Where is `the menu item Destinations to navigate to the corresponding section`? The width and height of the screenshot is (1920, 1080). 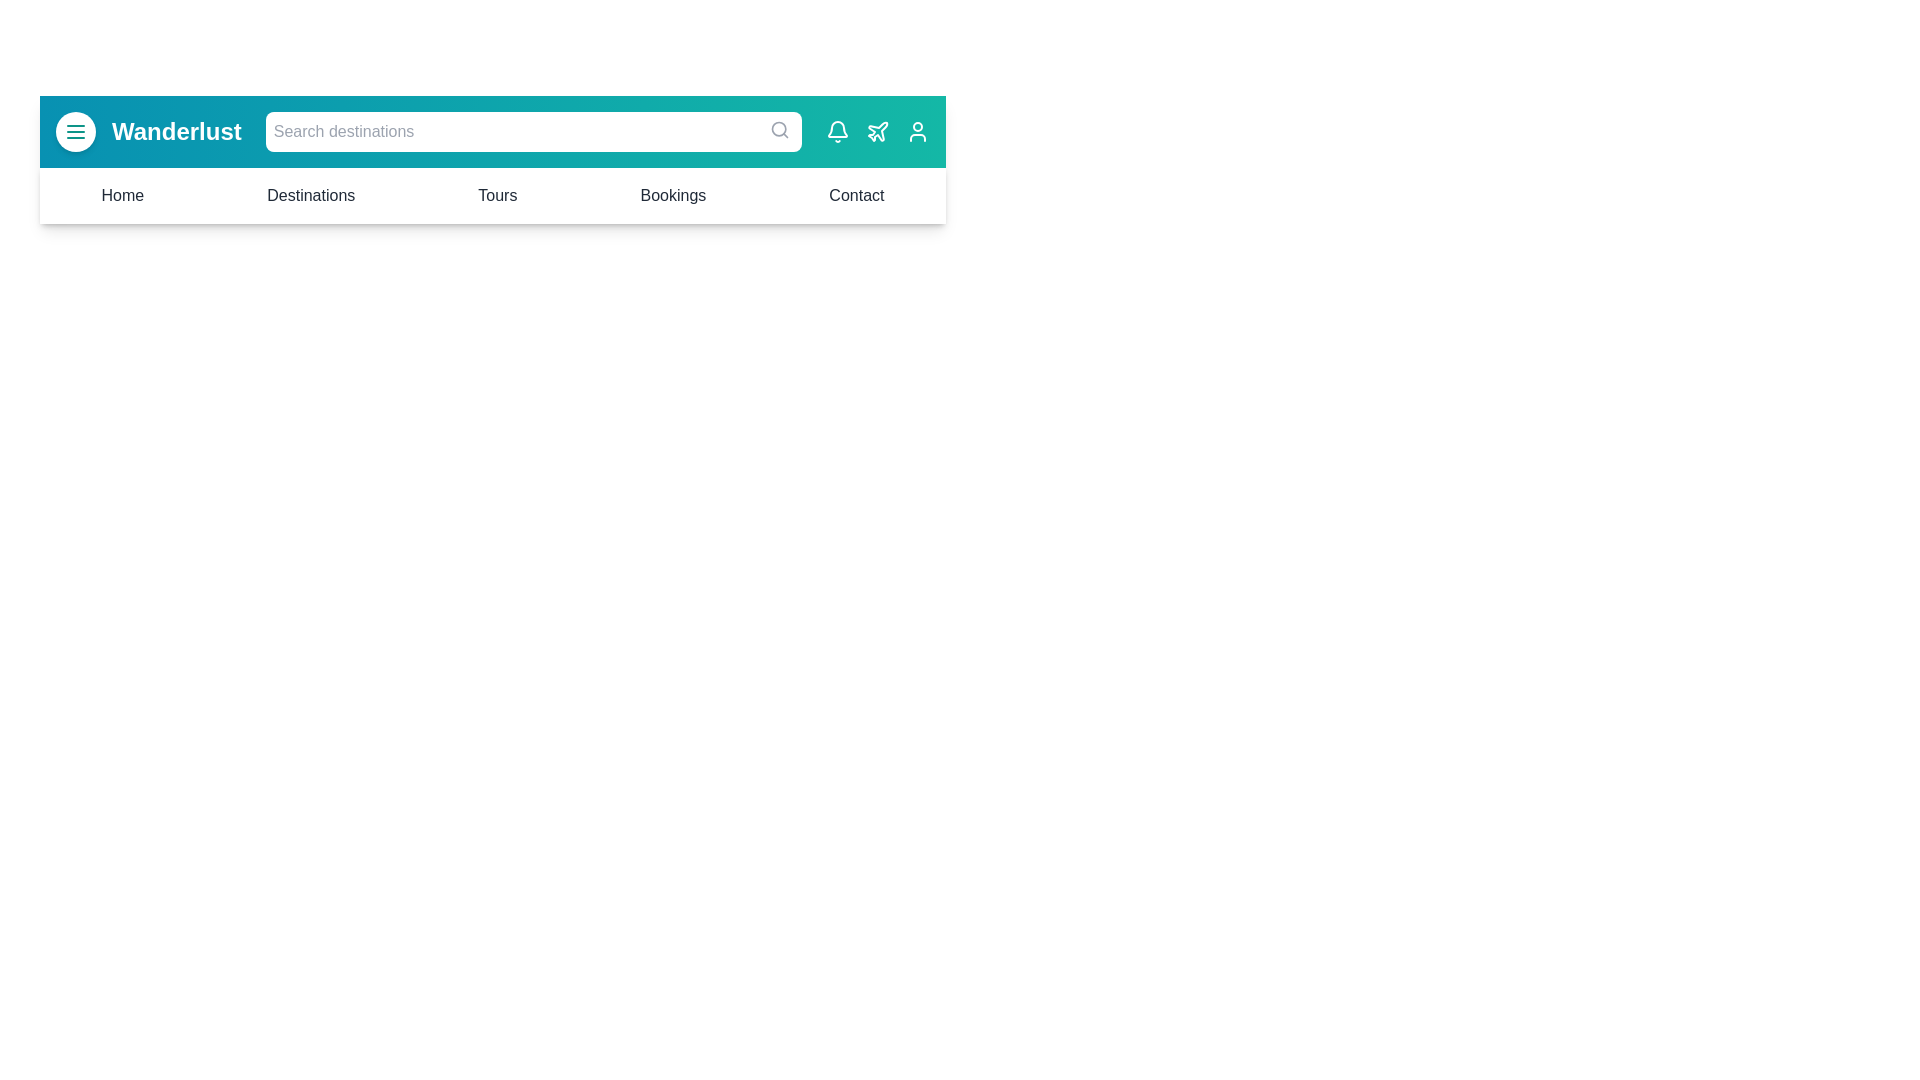 the menu item Destinations to navigate to the corresponding section is located at coordinates (310, 196).